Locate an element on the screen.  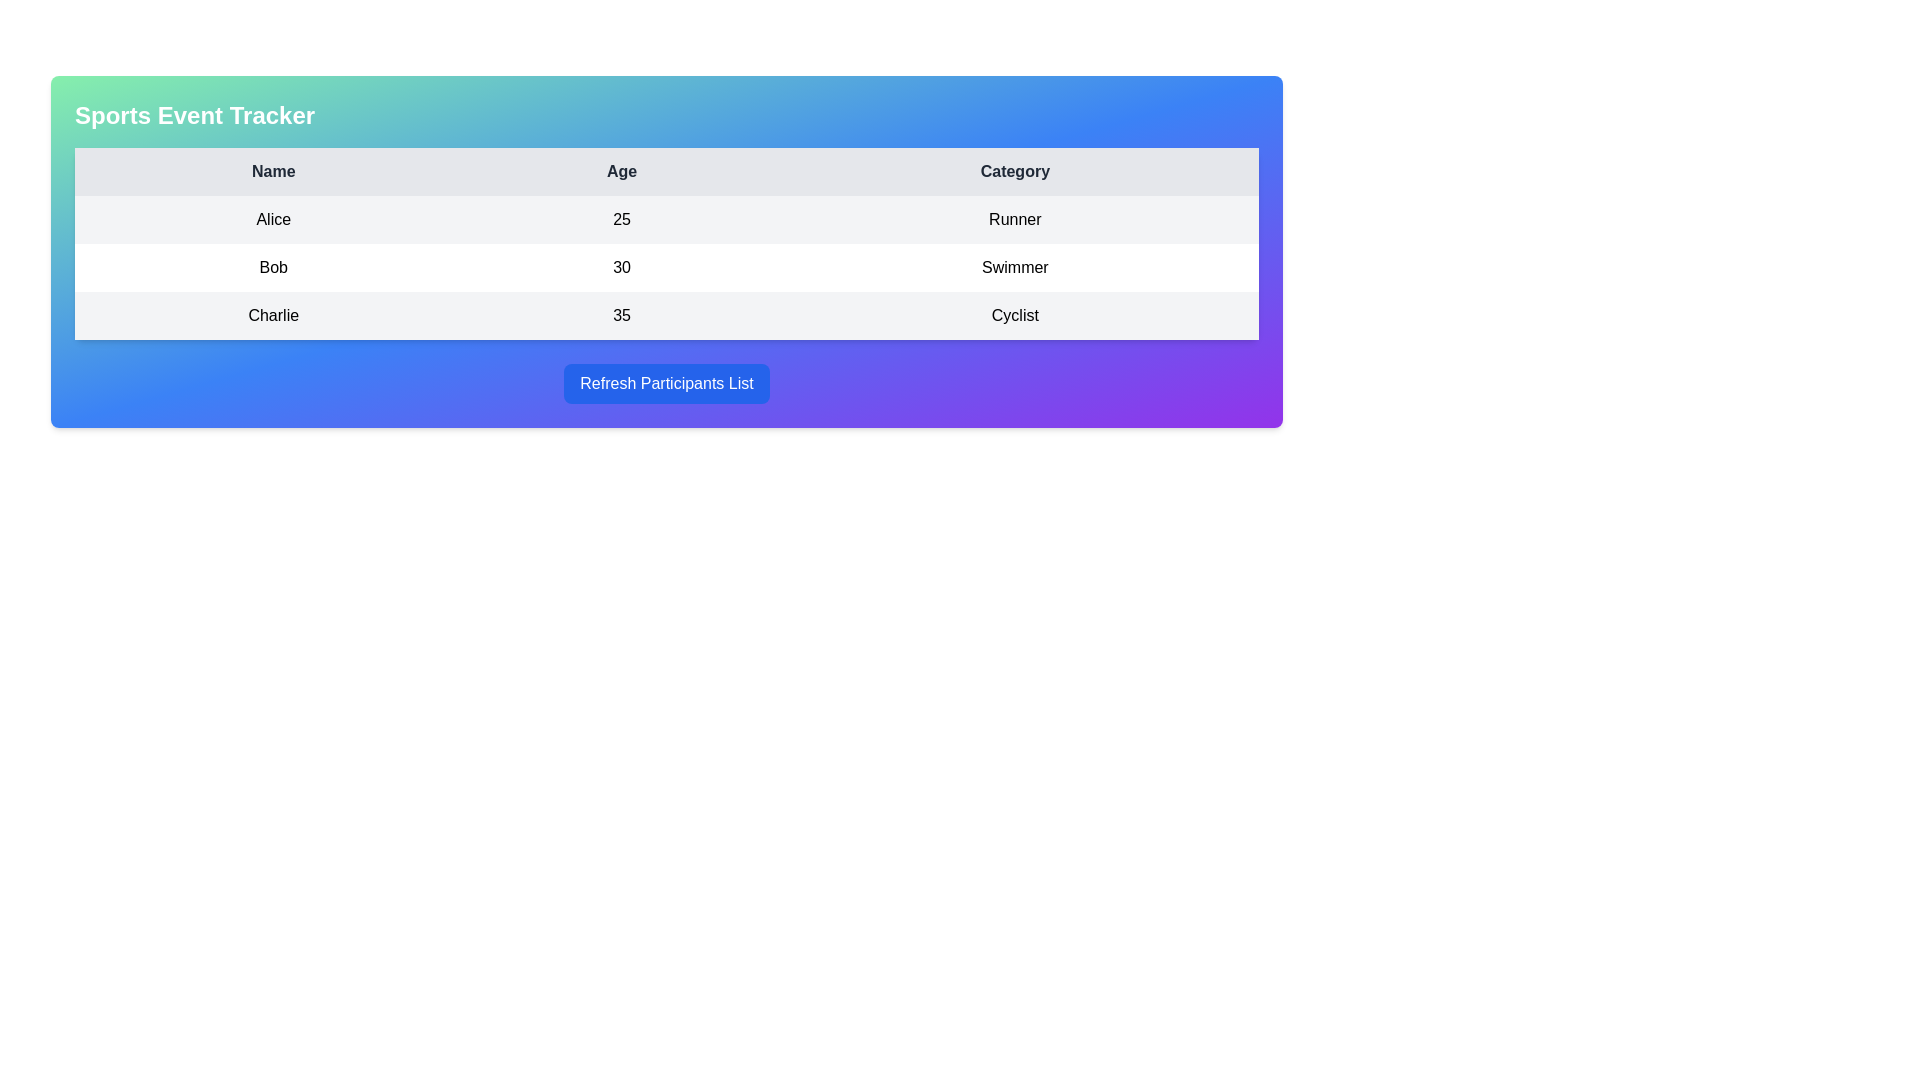
the Text element that represents a participant's name in the first column of the third row of the table, which is left-aligned and adjacent to '35' and 'Cyclist' is located at coordinates (272, 315).